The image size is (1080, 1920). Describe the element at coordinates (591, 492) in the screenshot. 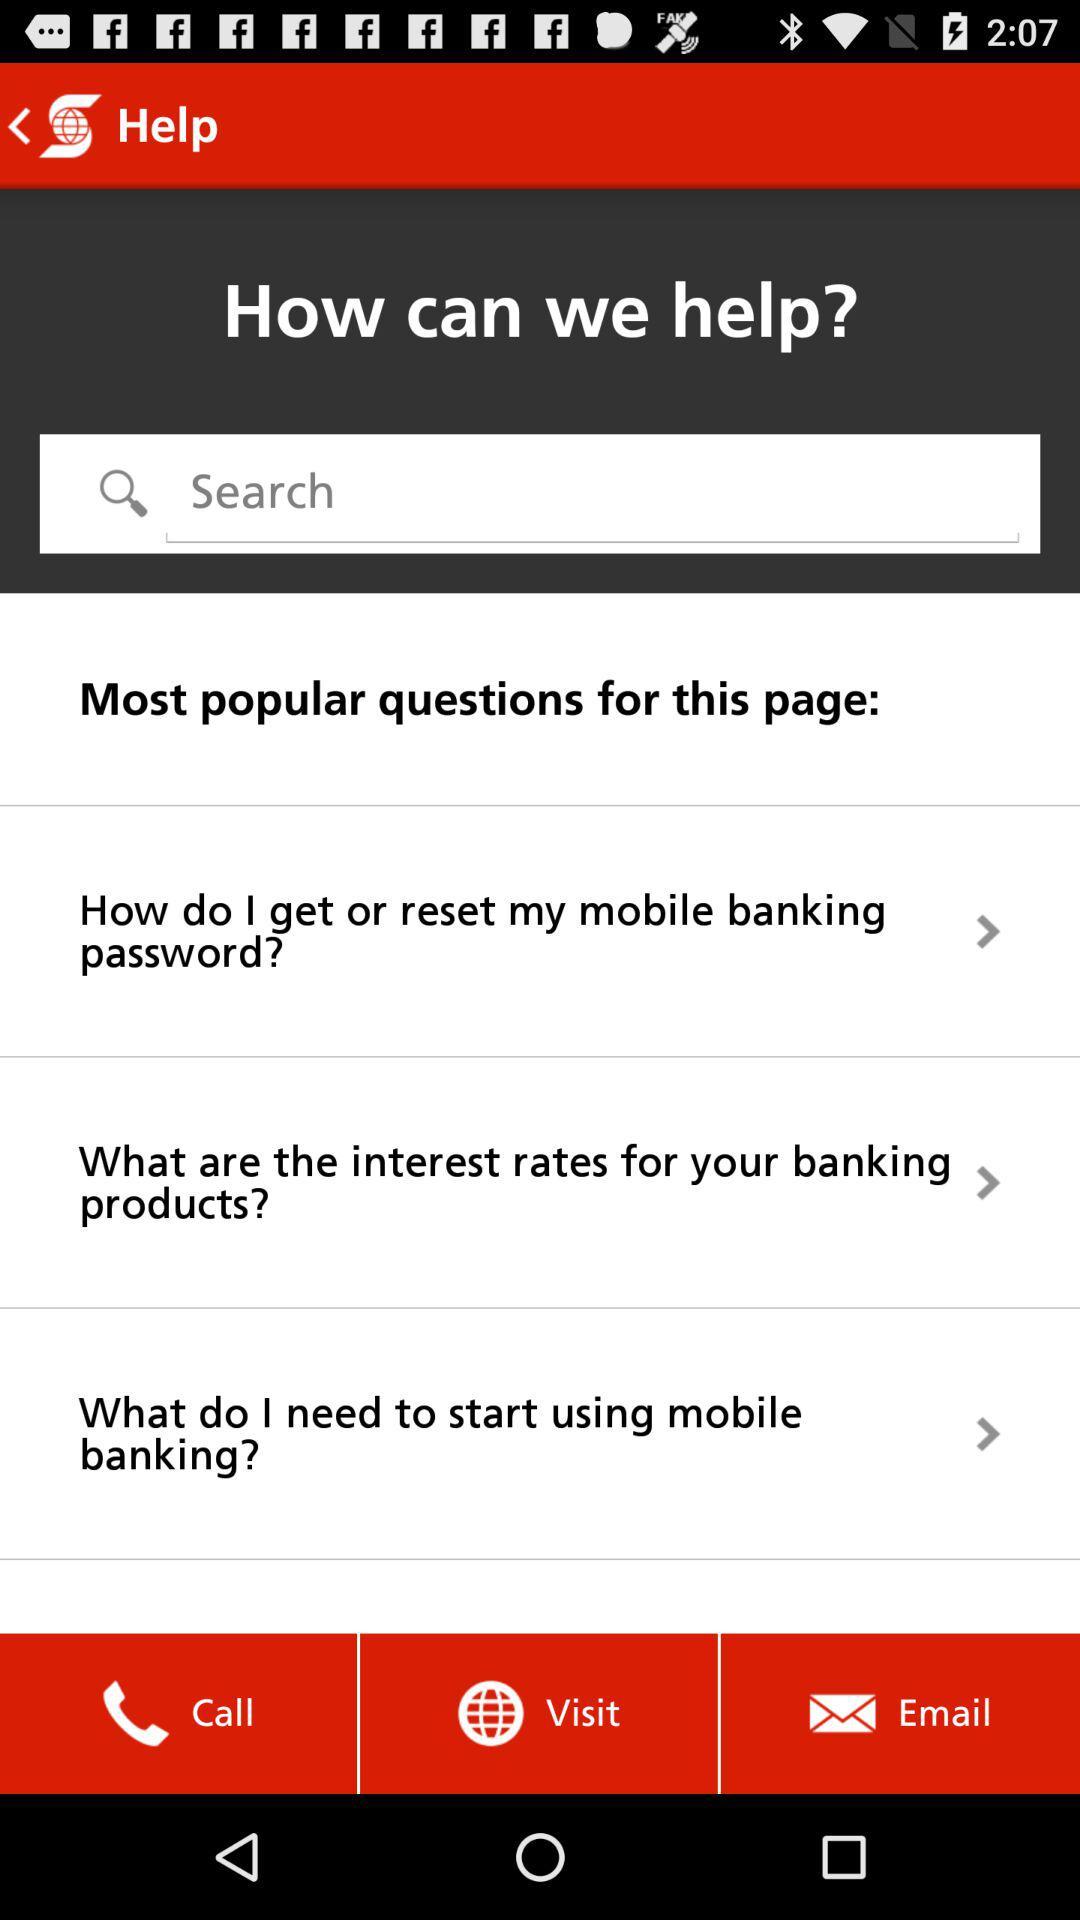

I see `the item below how can we item` at that location.